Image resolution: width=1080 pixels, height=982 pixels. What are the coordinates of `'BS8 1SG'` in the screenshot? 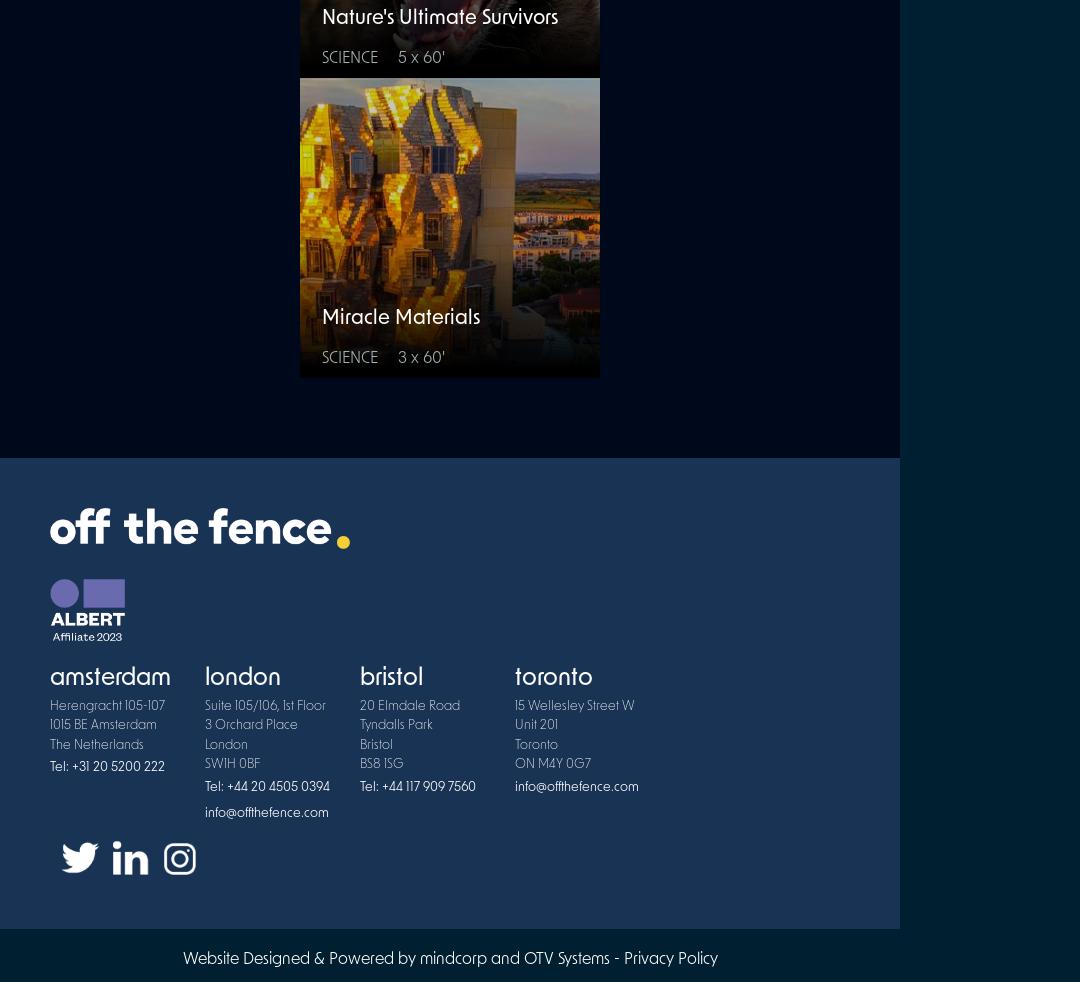 It's located at (381, 764).